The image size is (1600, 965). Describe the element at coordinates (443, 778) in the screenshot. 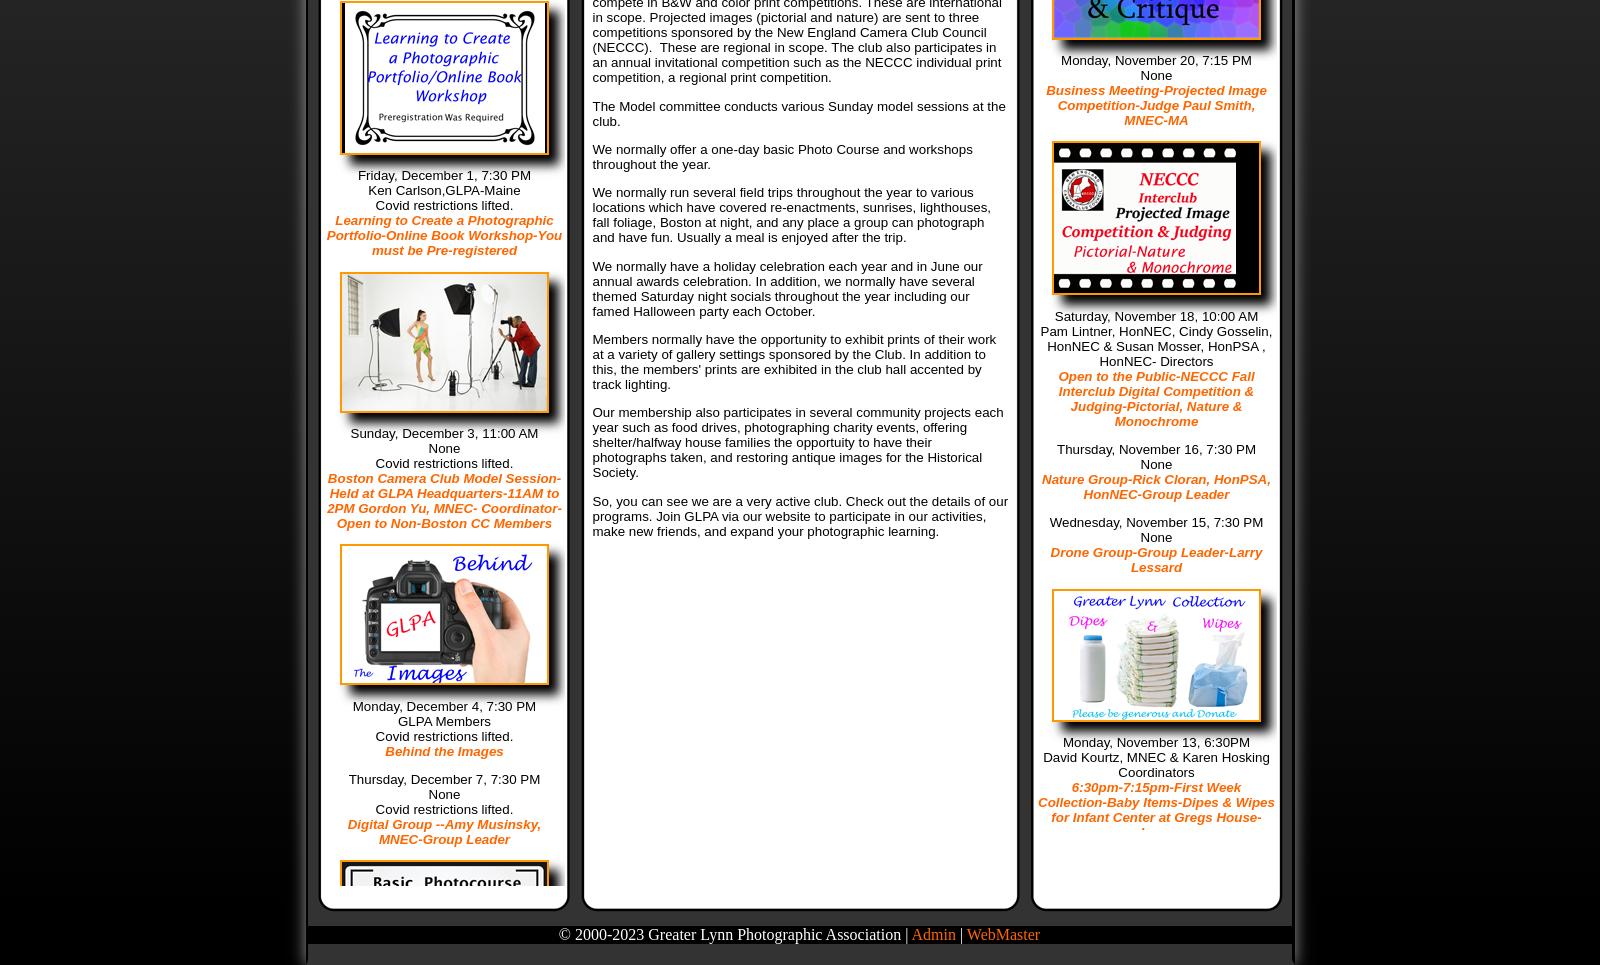

I see `'Thursday, December 7, 7:30 PM'` at that location.